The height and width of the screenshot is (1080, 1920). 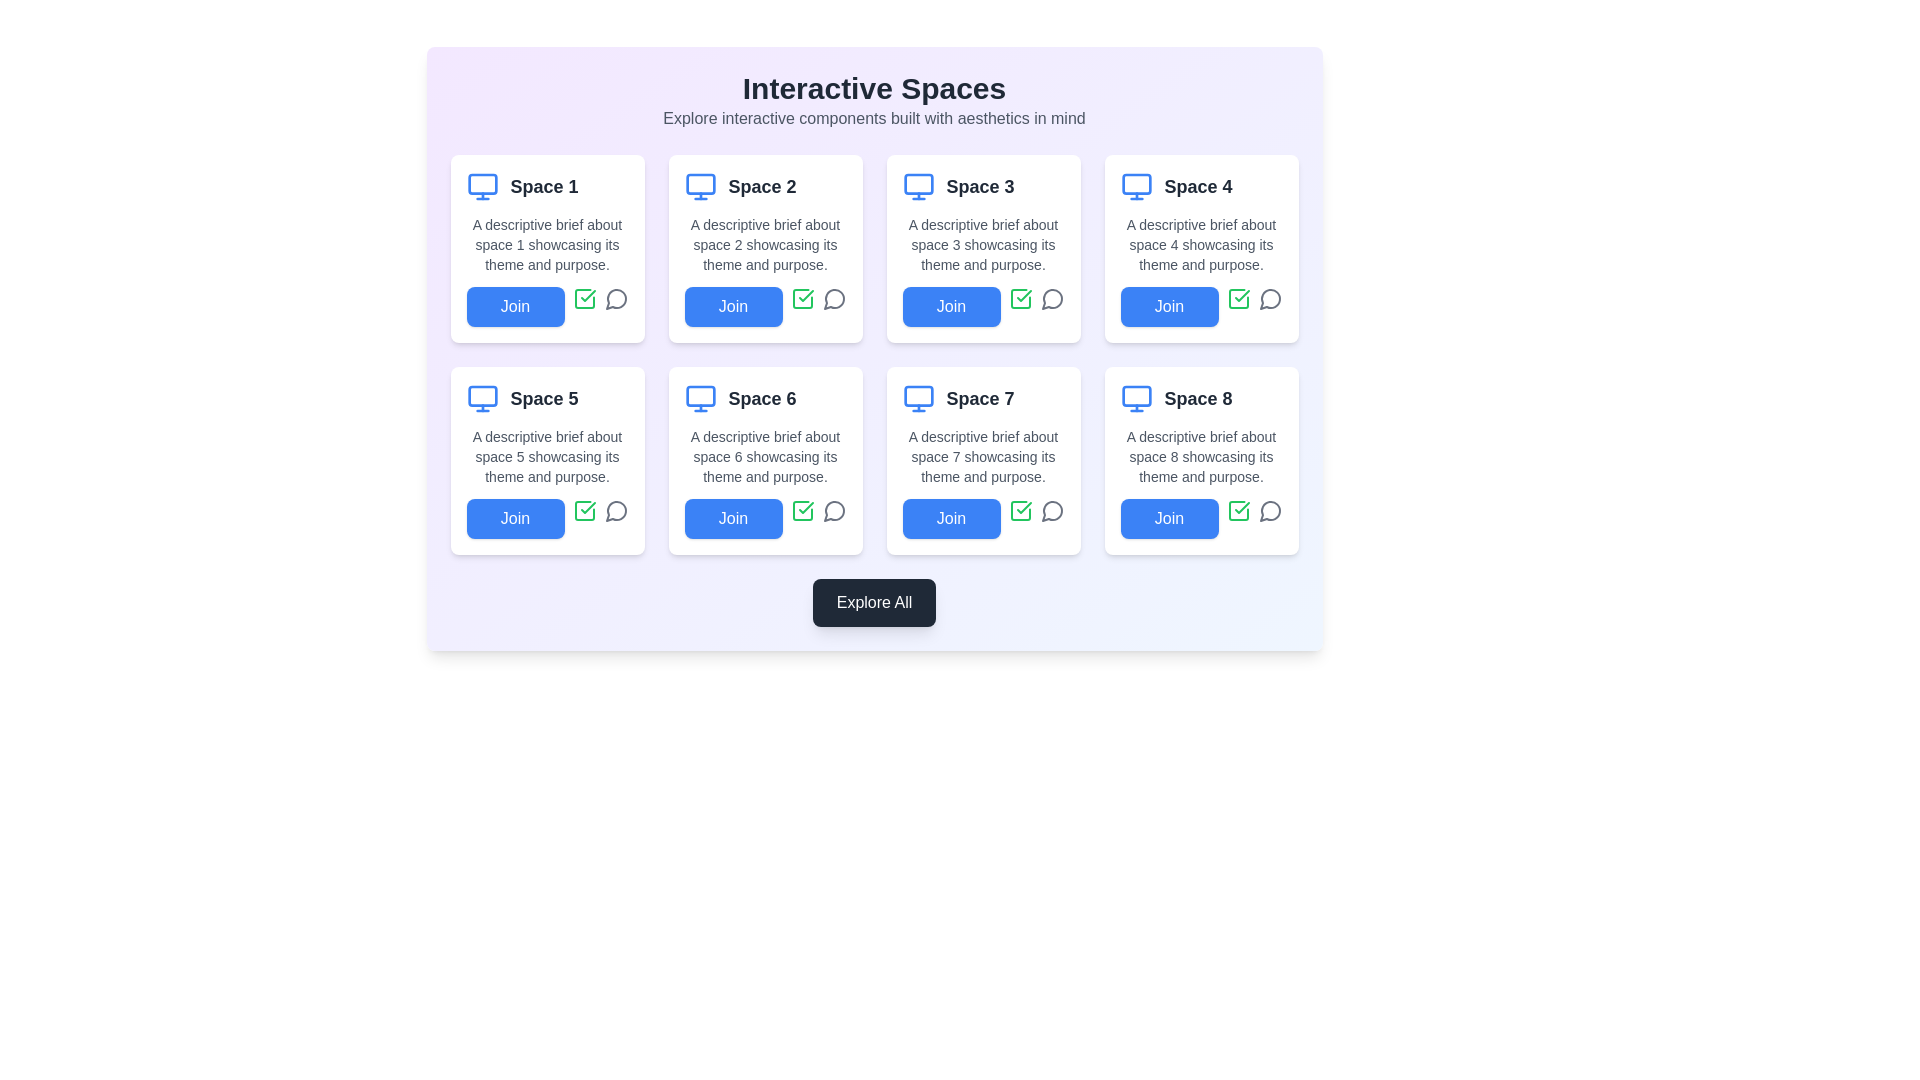 I want to click on text content of the 'Space 8' label, which is a bold, large, dark gray textual label located in the last column of the second row of a grid layout inside a card component, so click(x=1198, y=398).